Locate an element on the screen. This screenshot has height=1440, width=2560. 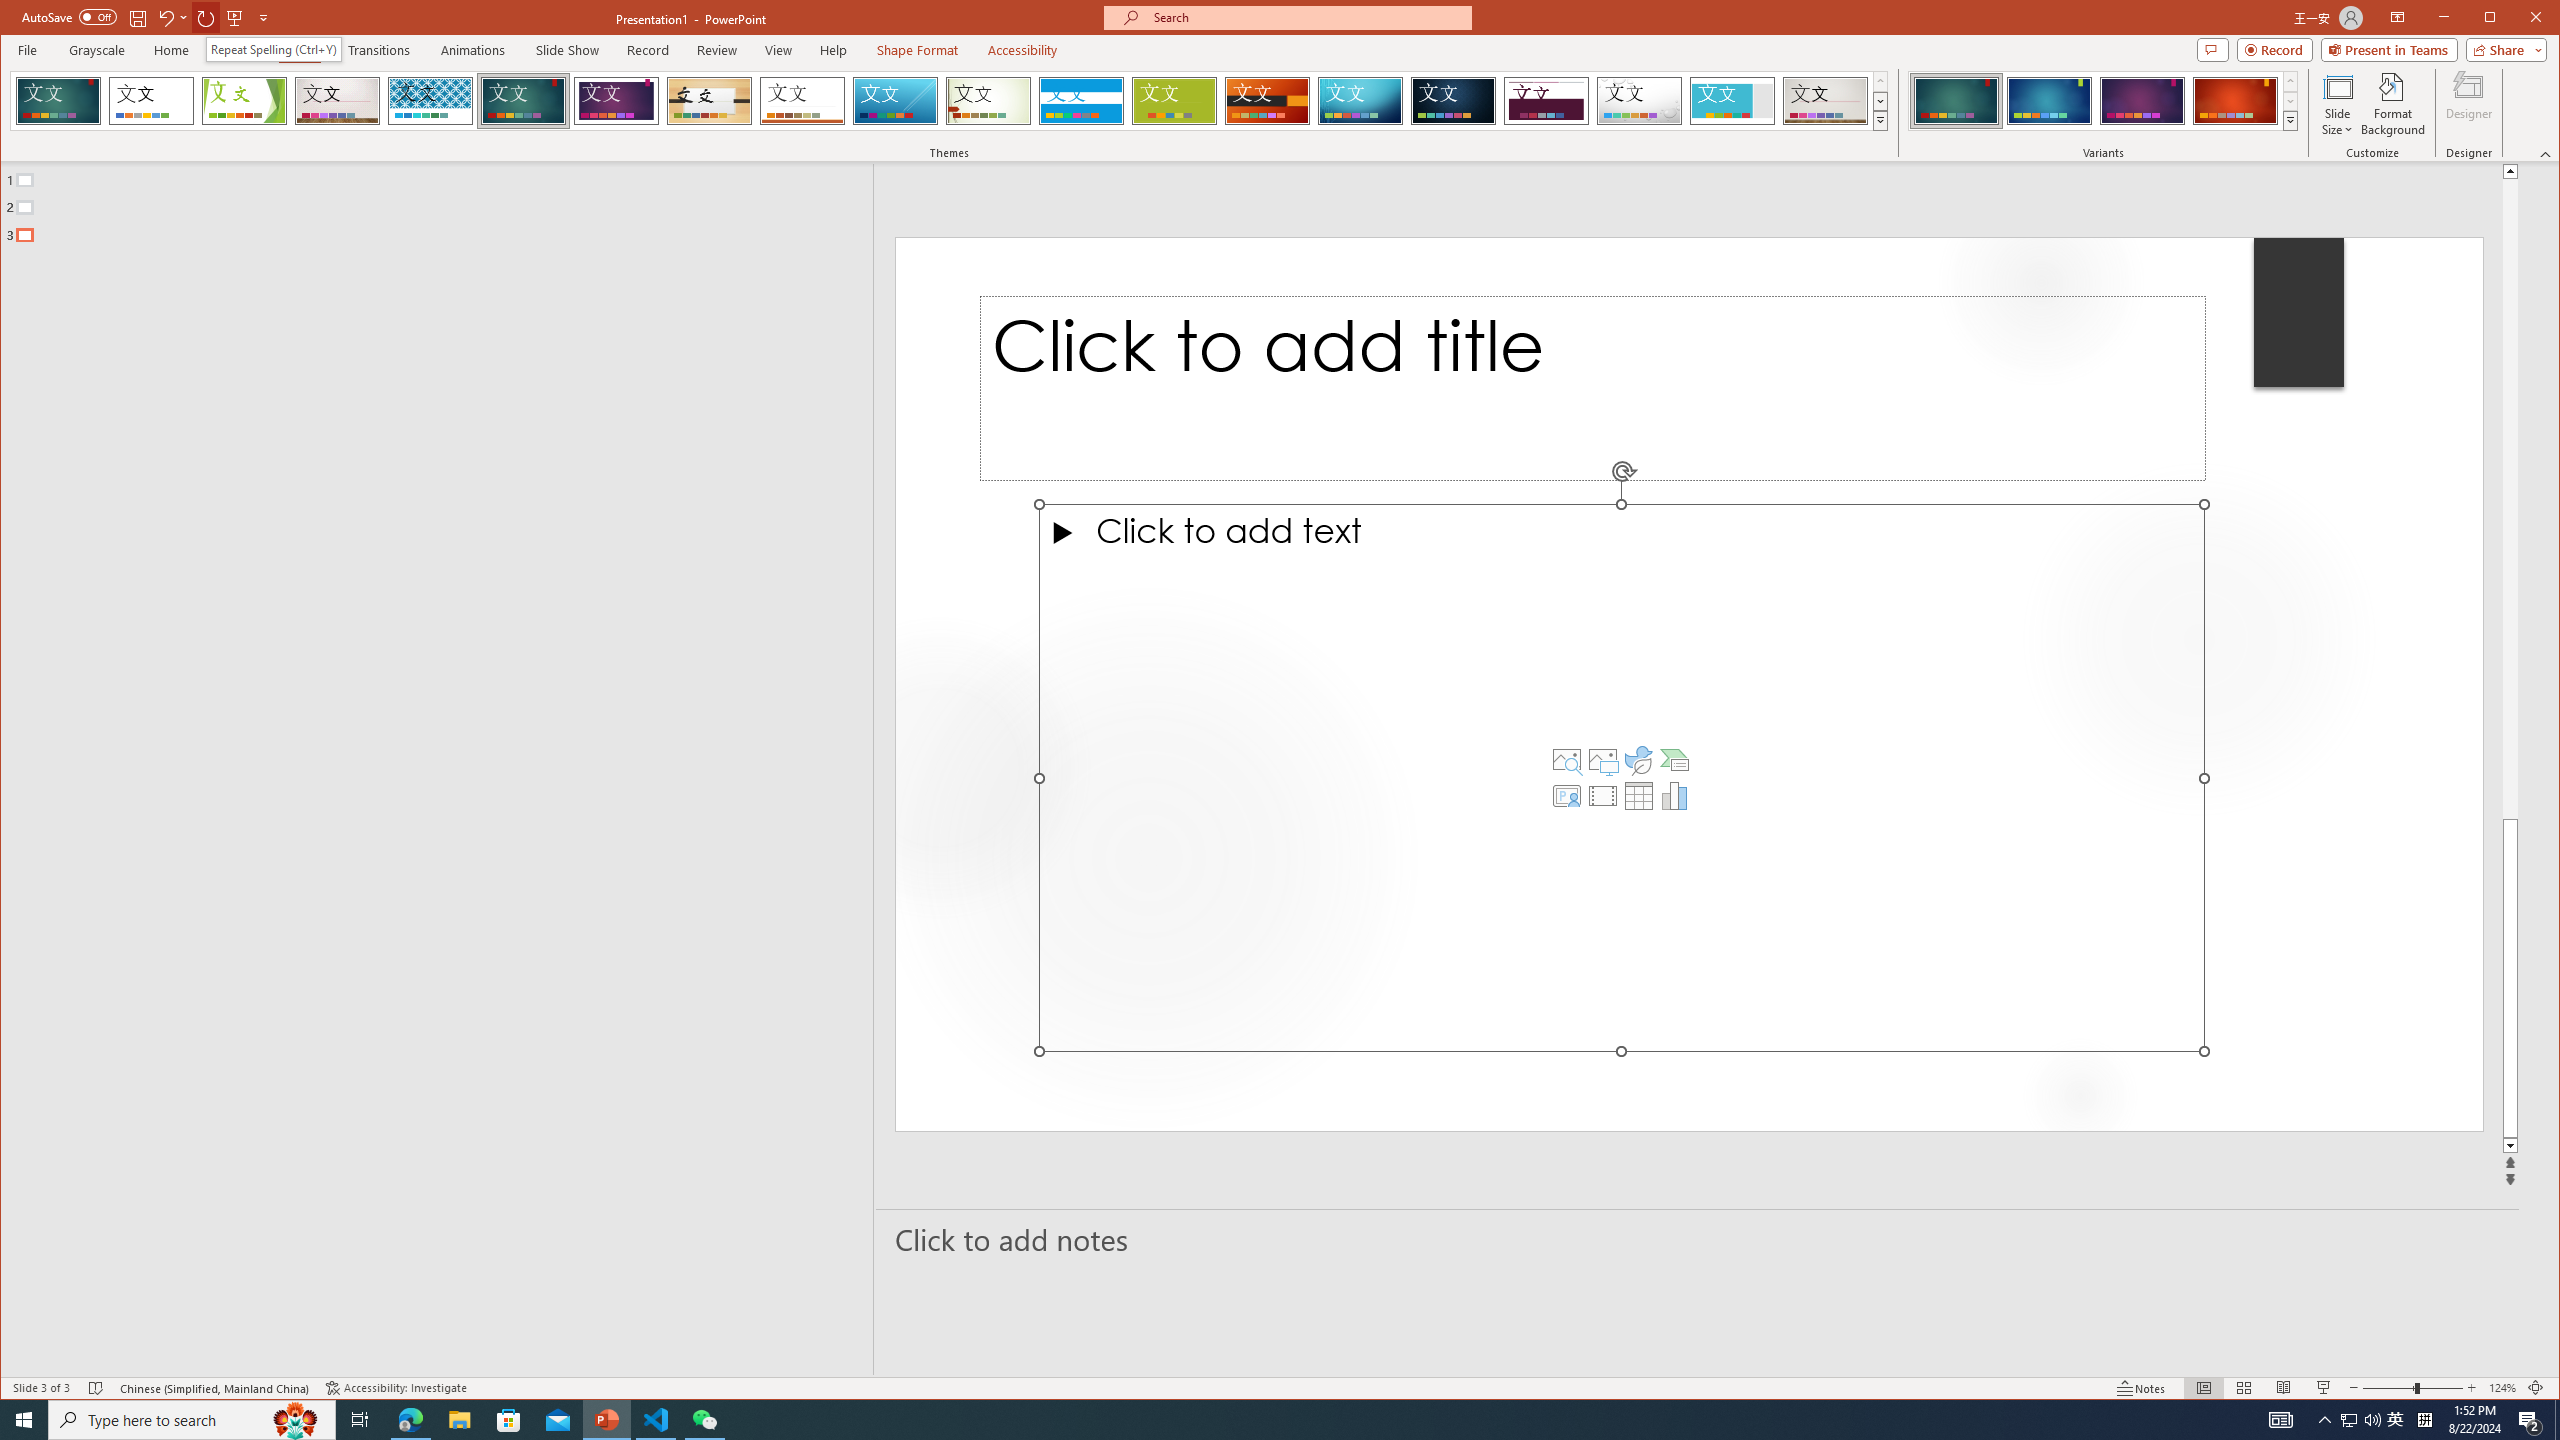
'AutomationID: ThemeVariantsGallery' is located at coordinates (2103, 99).